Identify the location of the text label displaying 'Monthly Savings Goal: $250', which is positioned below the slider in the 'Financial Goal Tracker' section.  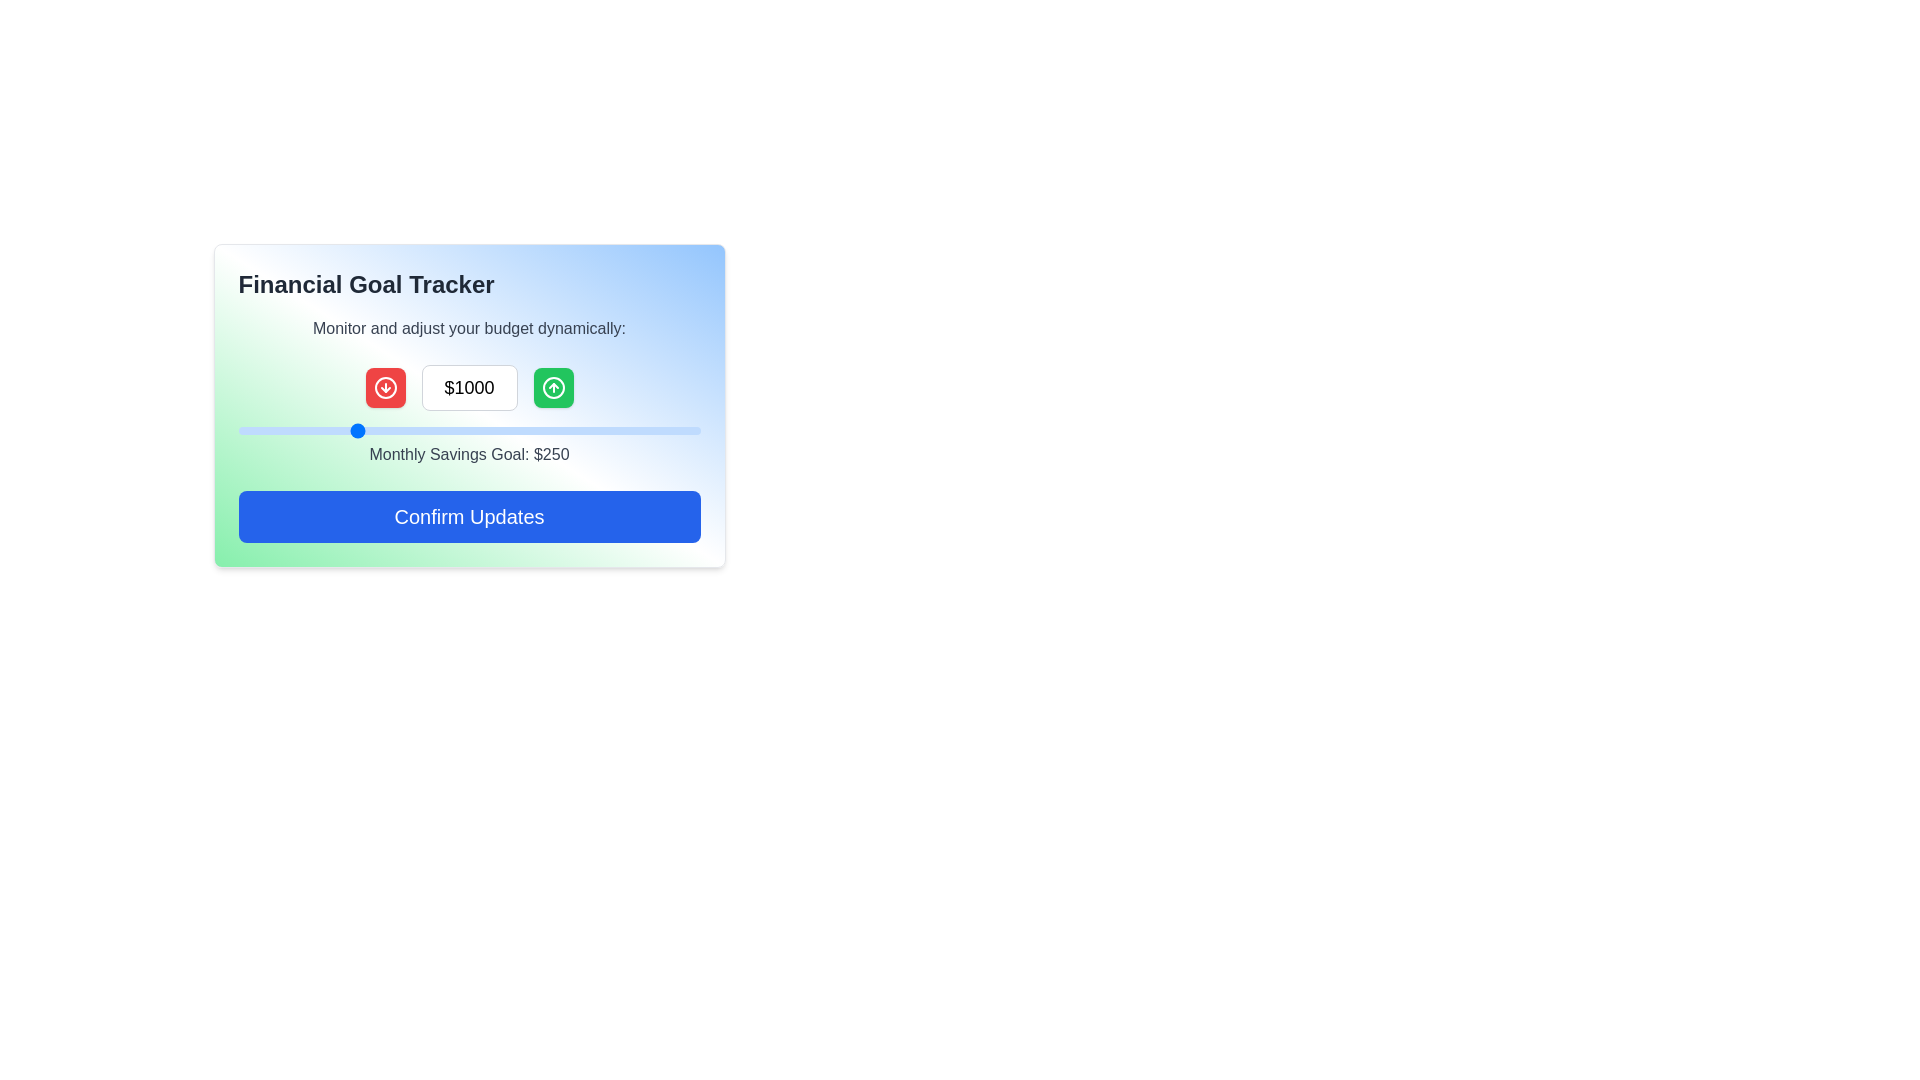
(468, 415).